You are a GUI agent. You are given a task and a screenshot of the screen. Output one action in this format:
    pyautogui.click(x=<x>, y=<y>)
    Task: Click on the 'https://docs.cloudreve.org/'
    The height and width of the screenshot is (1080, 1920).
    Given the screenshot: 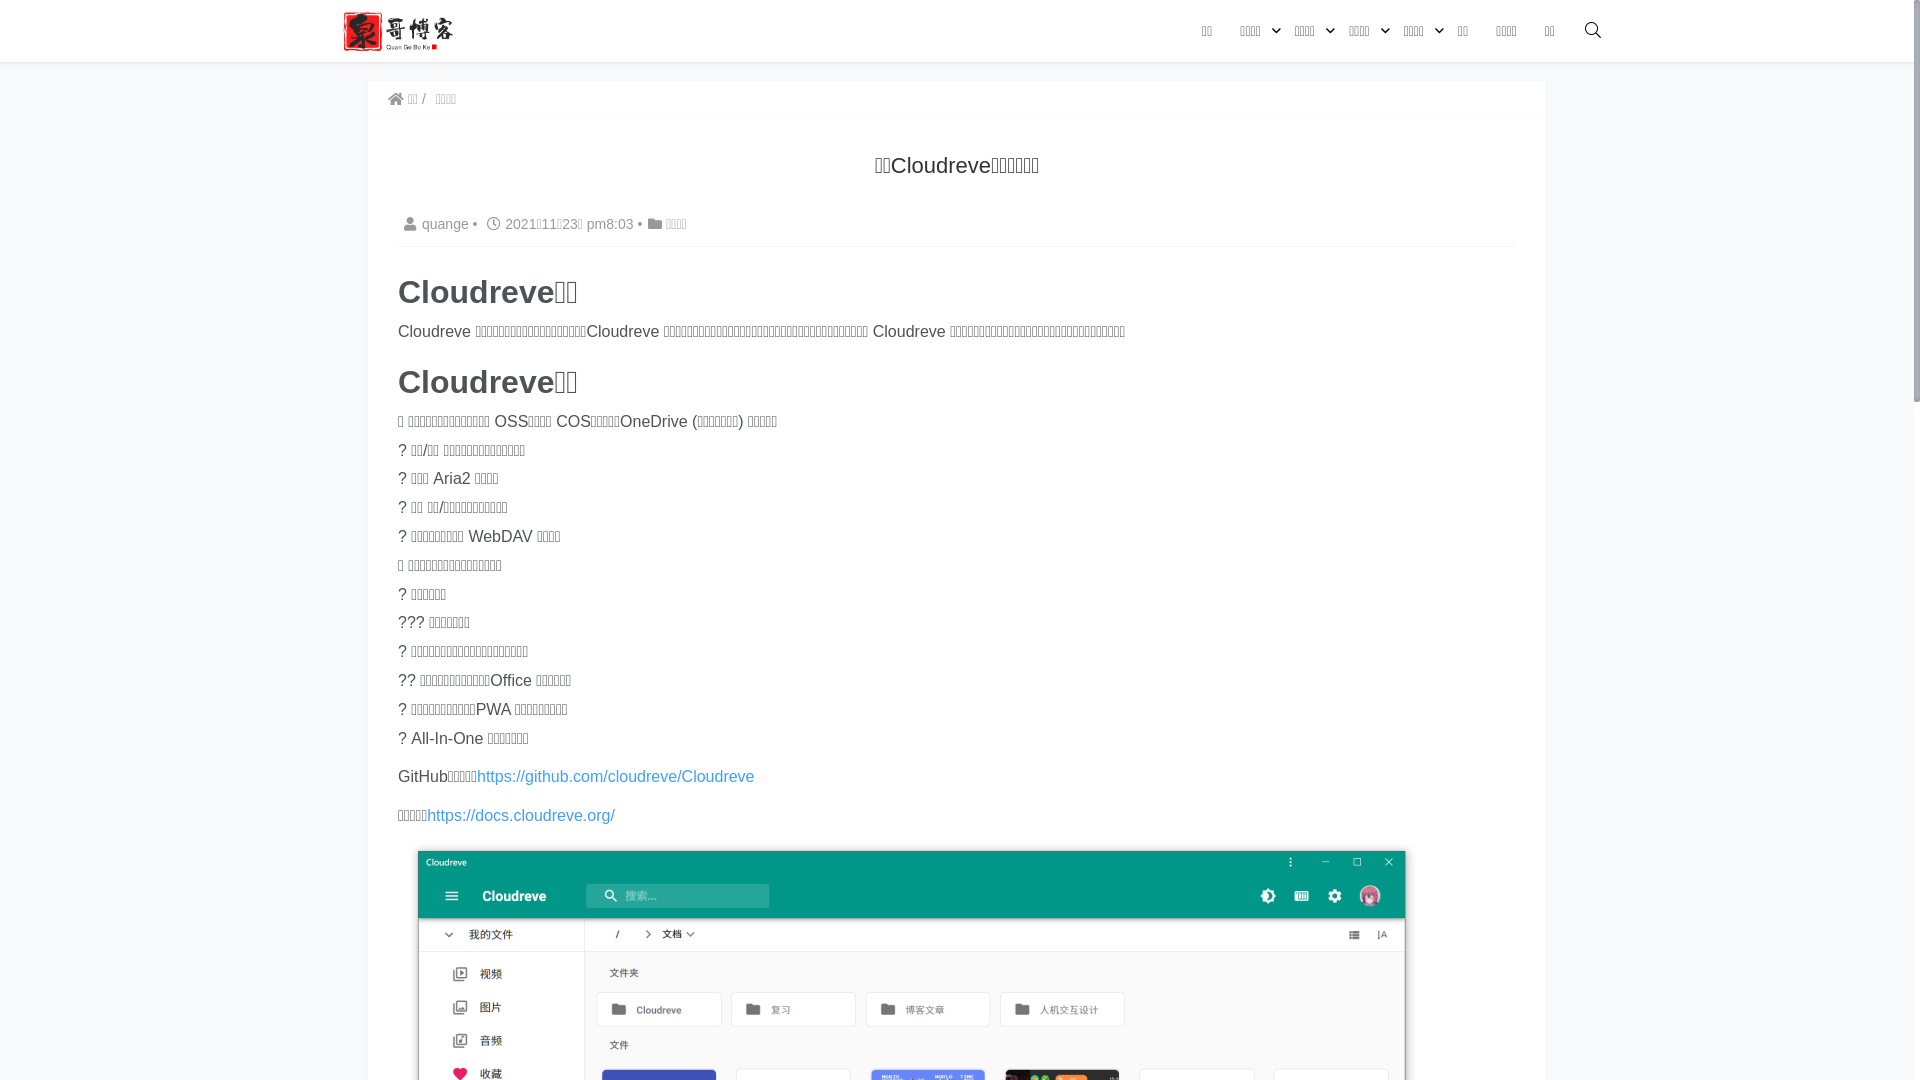 What is the action you would take?
    pyautogui.click(x=521, y=815)
    